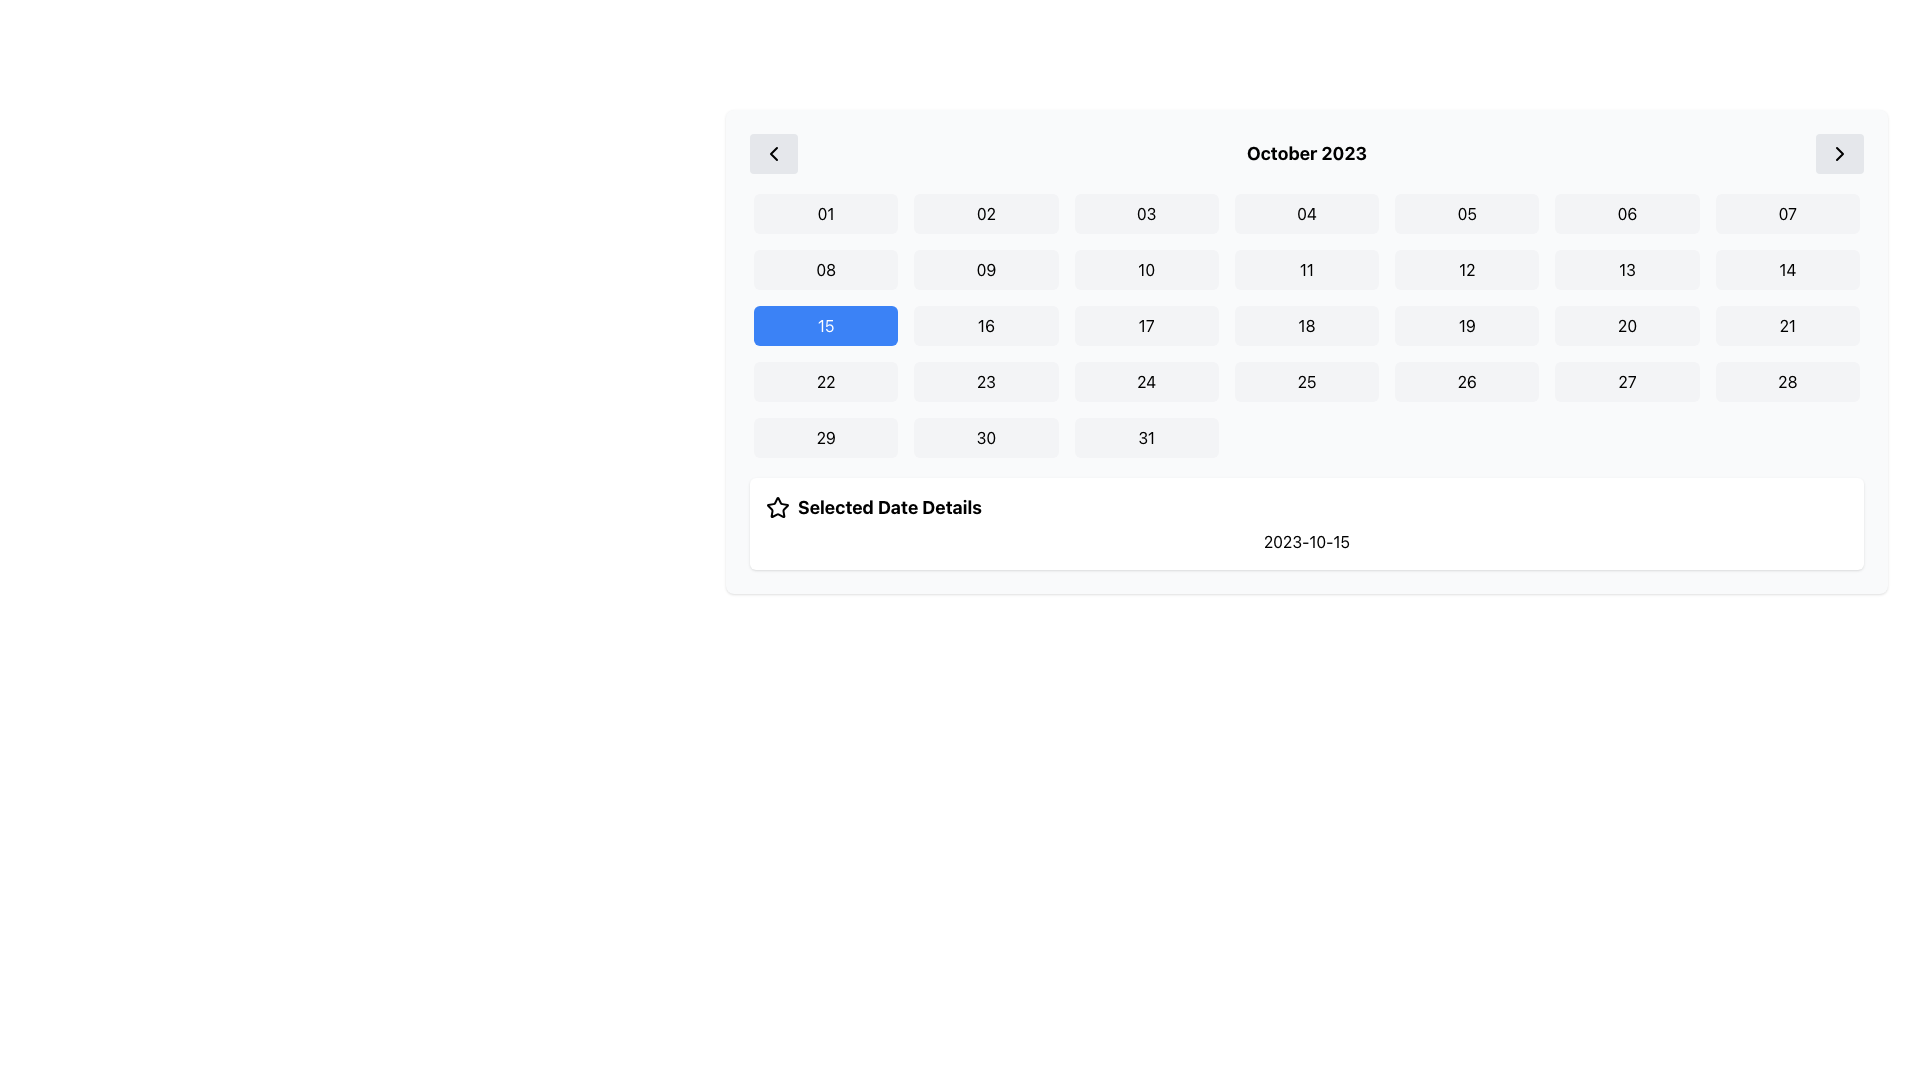 The height and width of the screenshot is (1080, 1920). Describe the element at coordinates (986, 381) in the screenshot. I see `the button representing the selectable day in the calendar interface located in the fourth row and second column of the grid` at that location.